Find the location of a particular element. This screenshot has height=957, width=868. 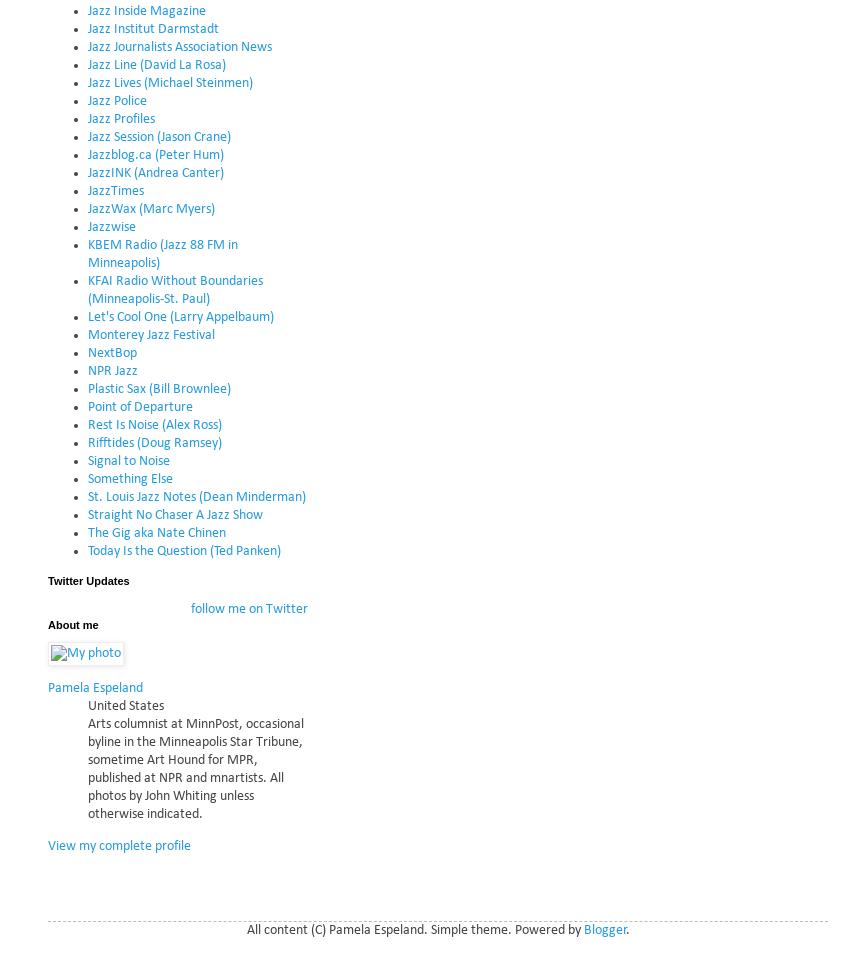

'Jazz Police' is located at coordinates (117, 100).